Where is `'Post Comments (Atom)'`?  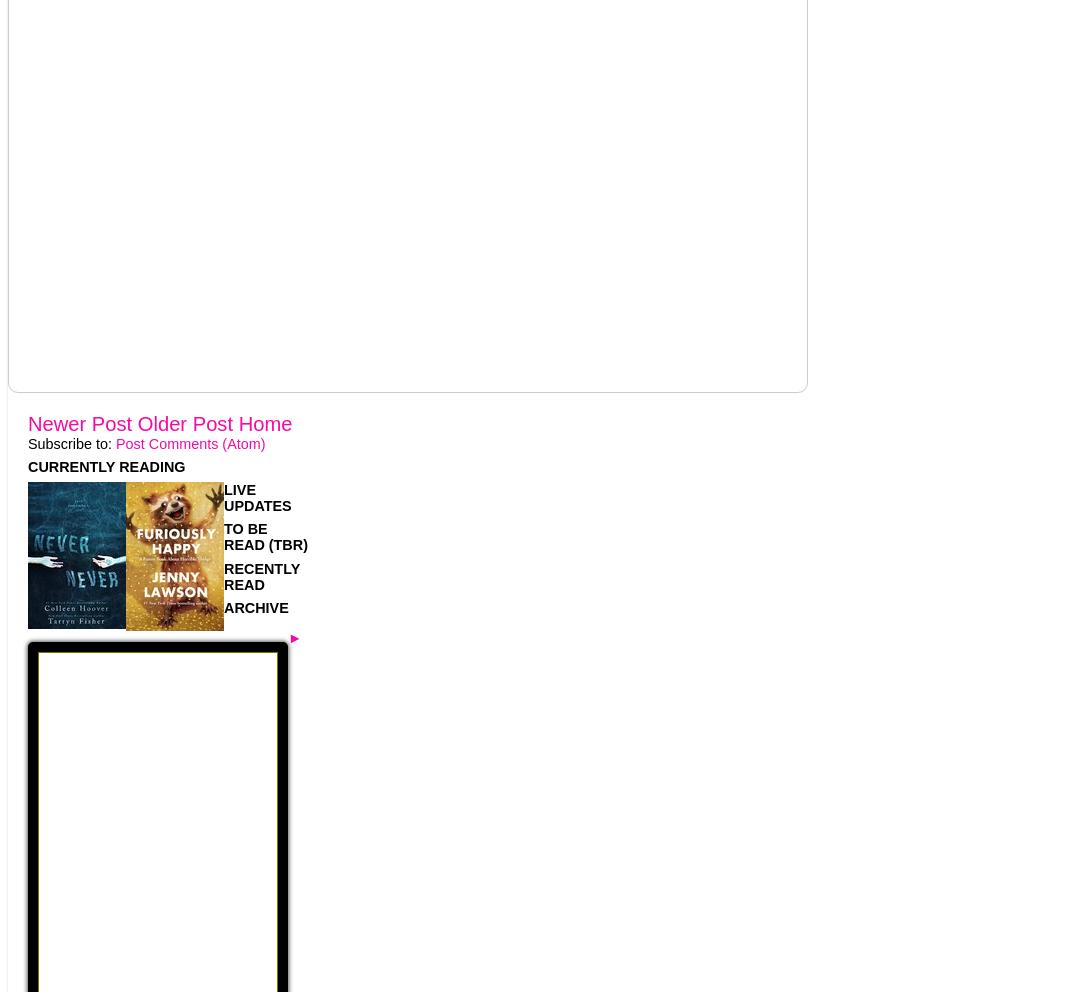
'Post Comments (Atom)' is located at coordinates (189, 442).